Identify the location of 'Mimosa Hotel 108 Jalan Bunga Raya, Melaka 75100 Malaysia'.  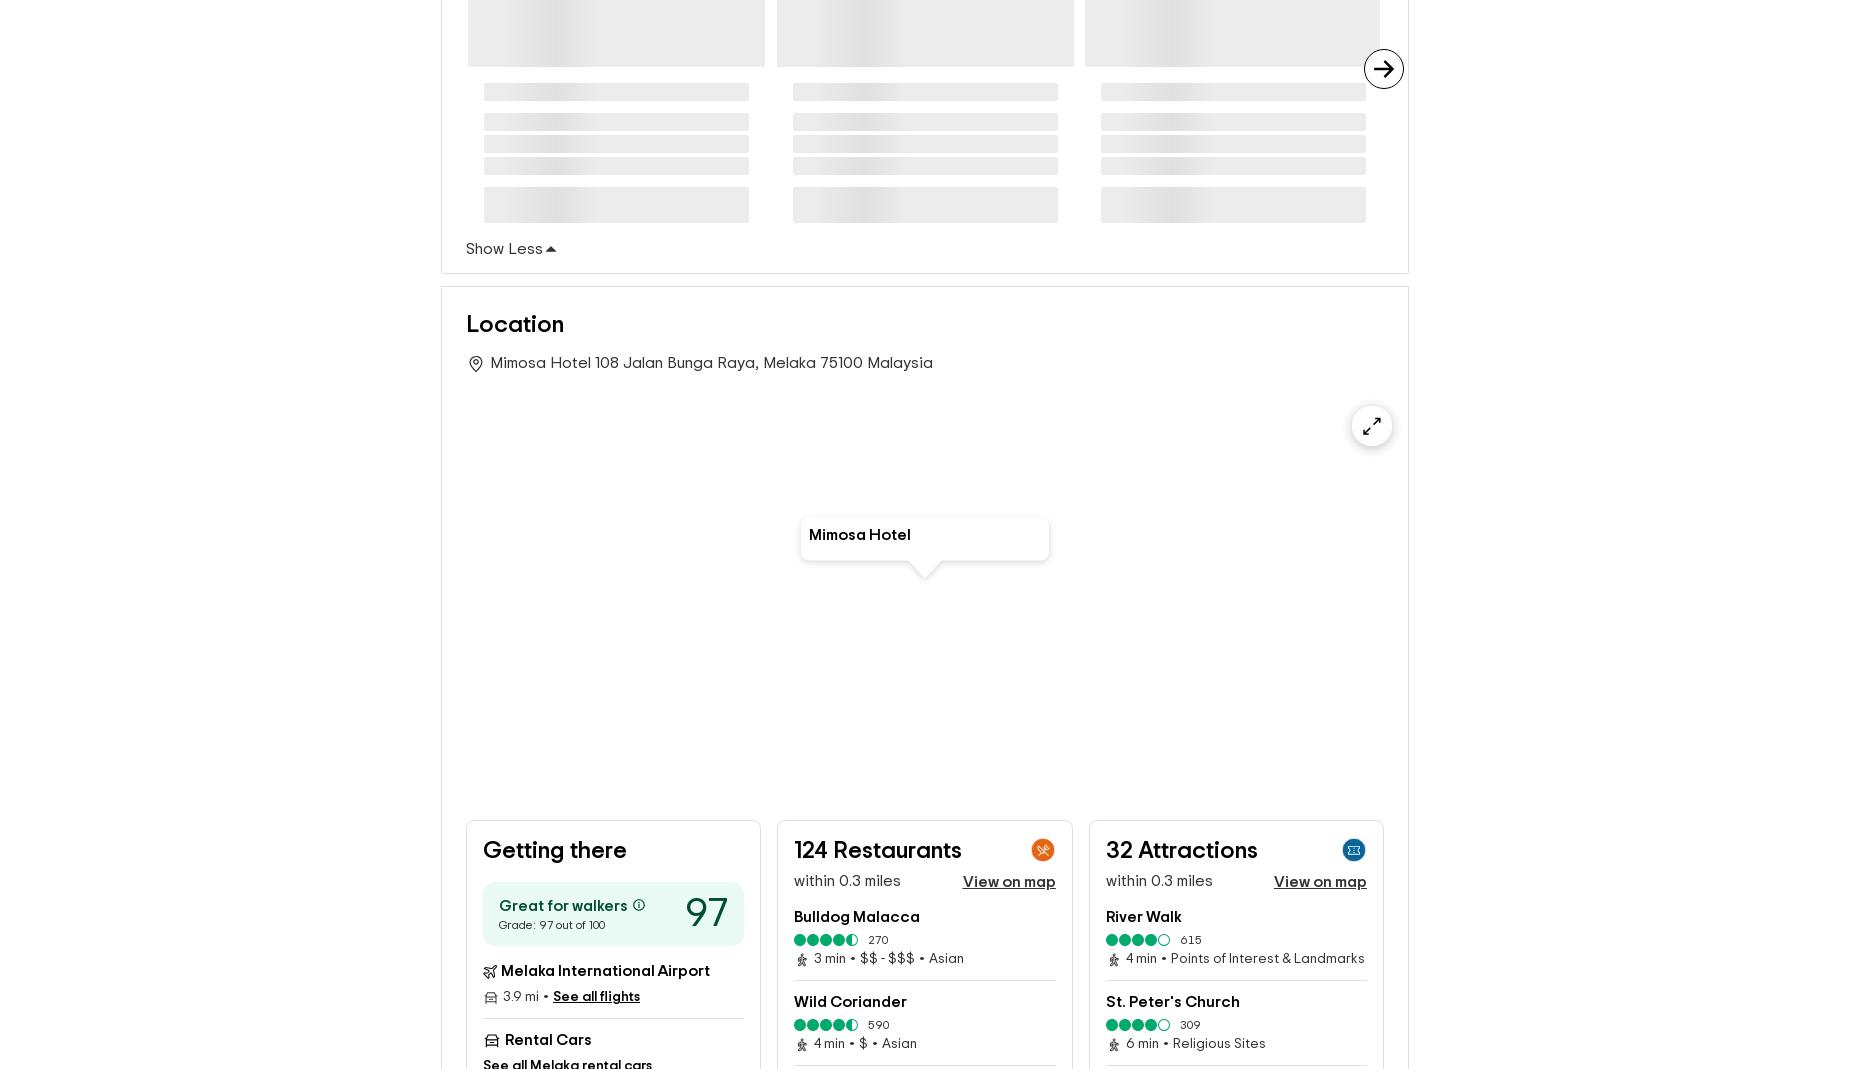
(711, 363).